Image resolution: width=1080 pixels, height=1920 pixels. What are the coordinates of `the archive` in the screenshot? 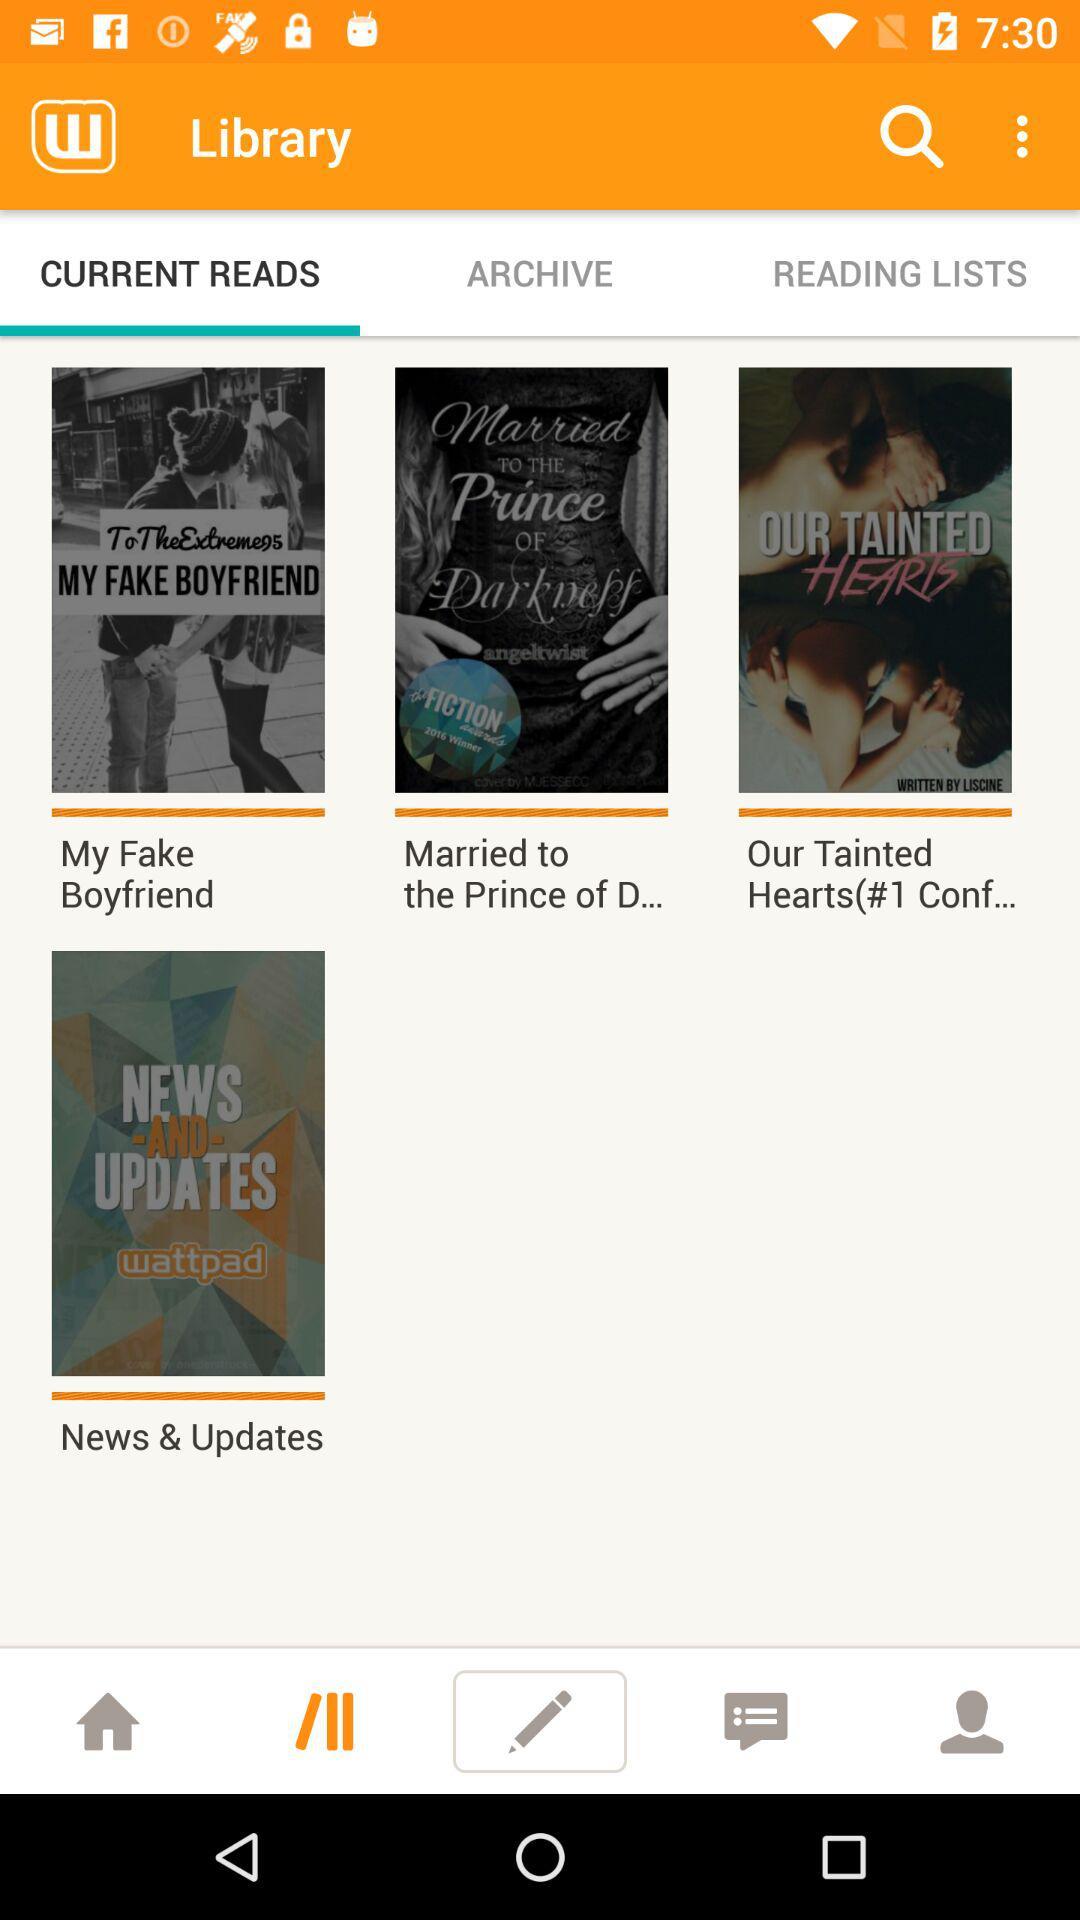 It's located at (540, 272).